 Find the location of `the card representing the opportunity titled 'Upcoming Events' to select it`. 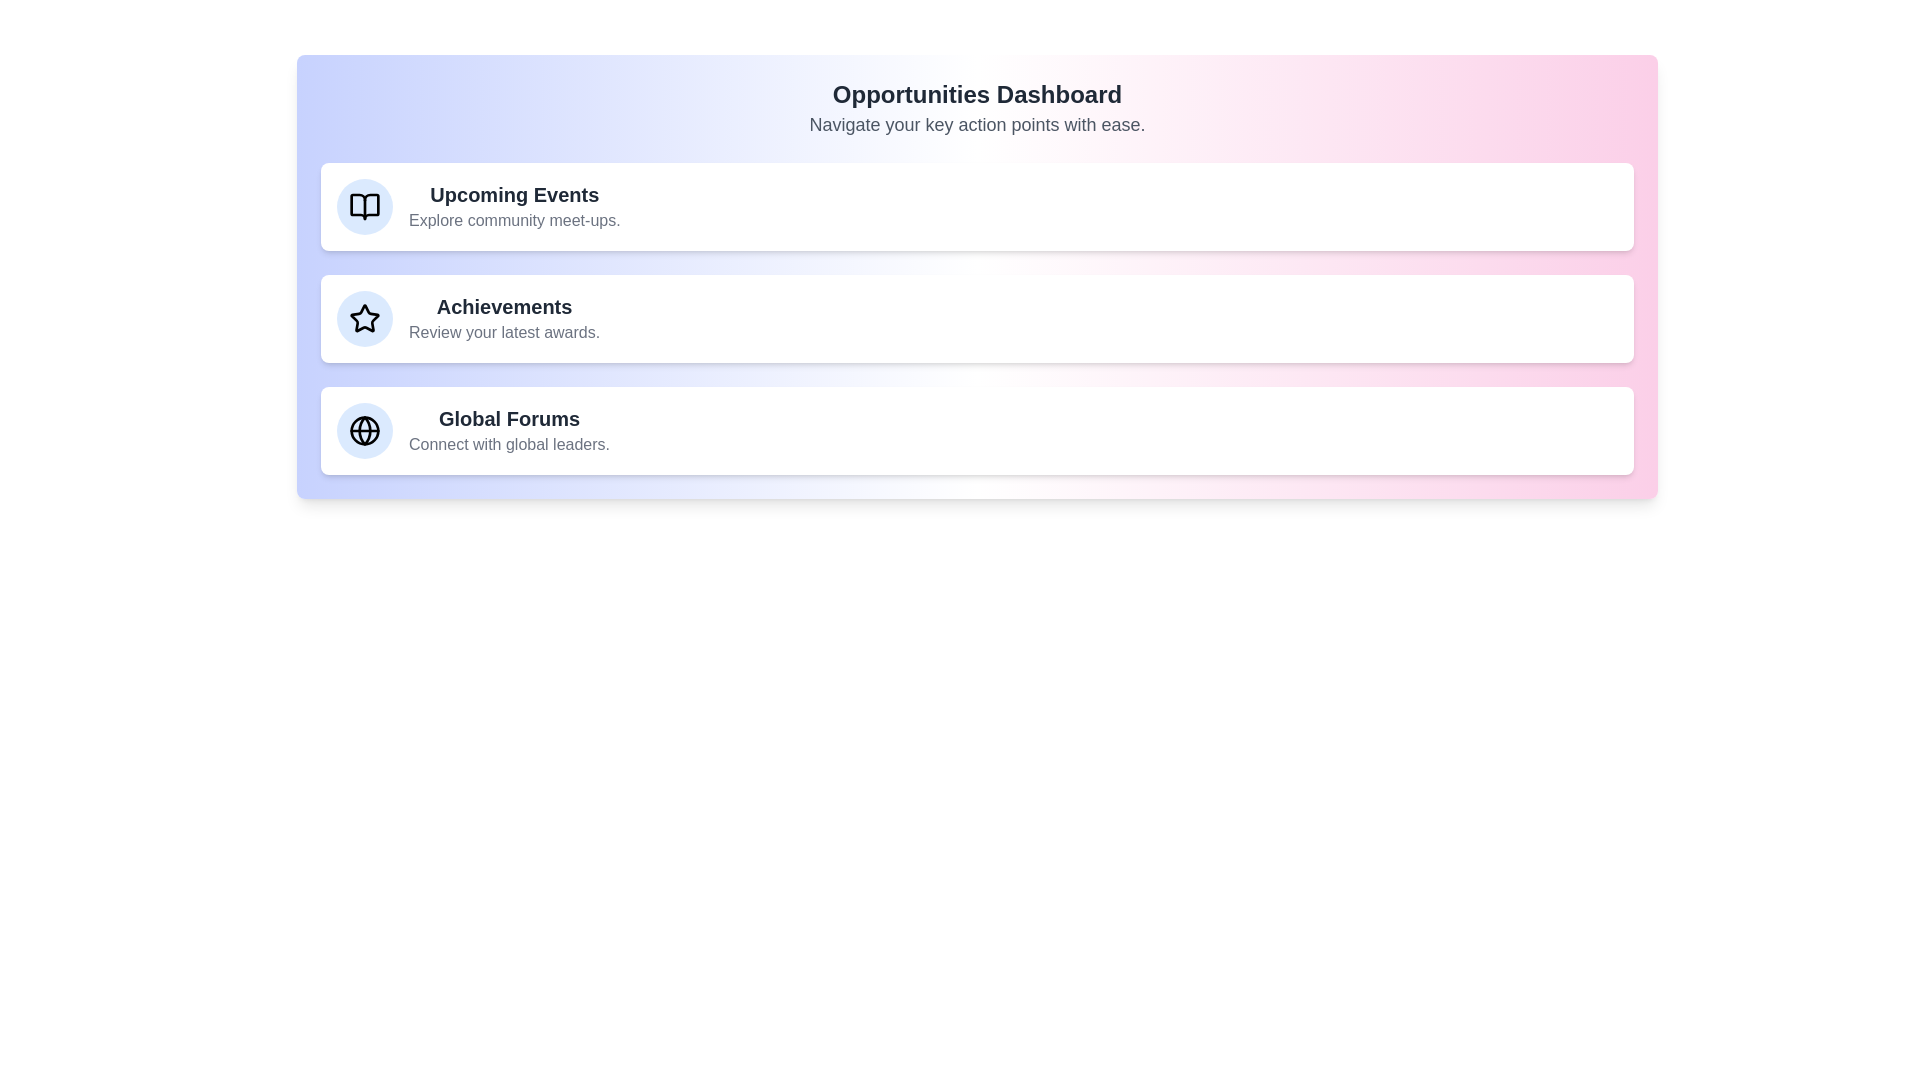

the card representing the opportunity titled 'Upcoming Events' to select it is located at coordinates (977, 207).